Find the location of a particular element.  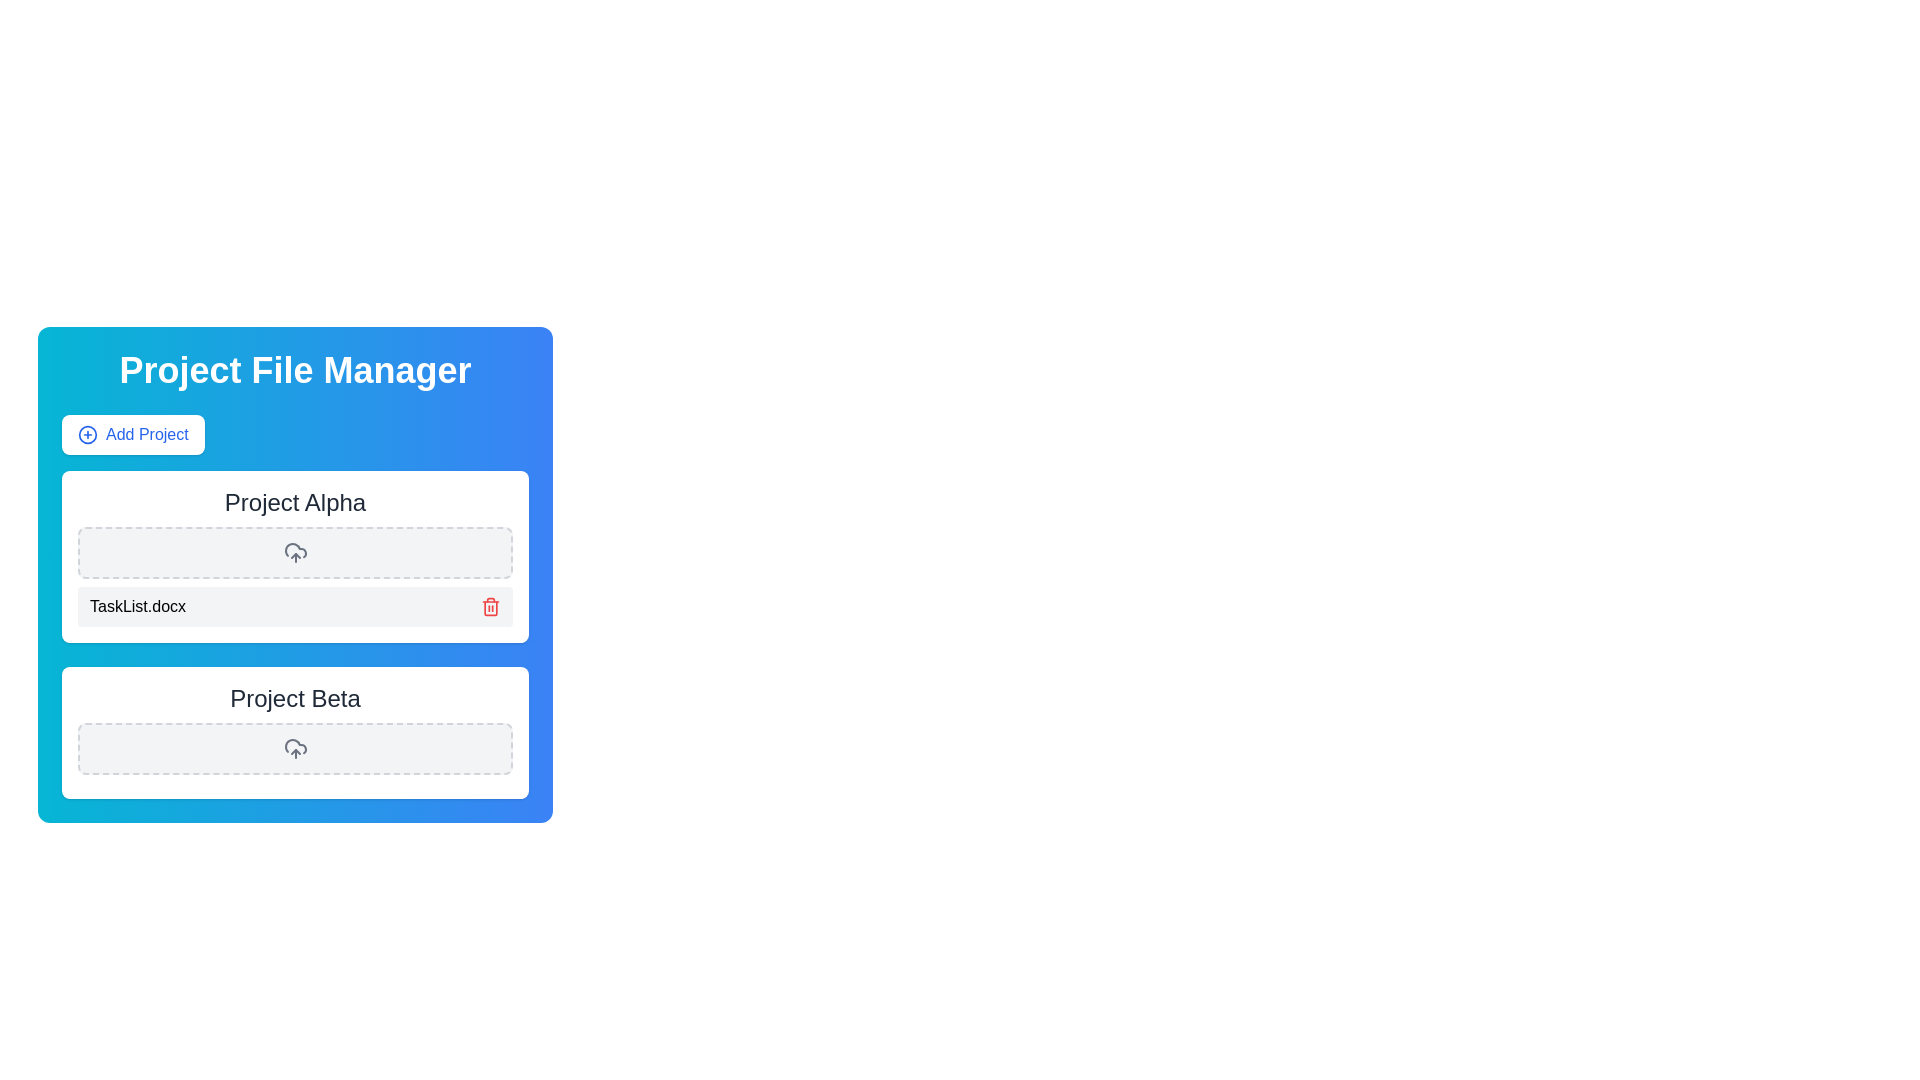

the iconic vector graphic representing a cloud upload, located at the bottom-left segment of the cloud icon is located at coordinates (294, 550).